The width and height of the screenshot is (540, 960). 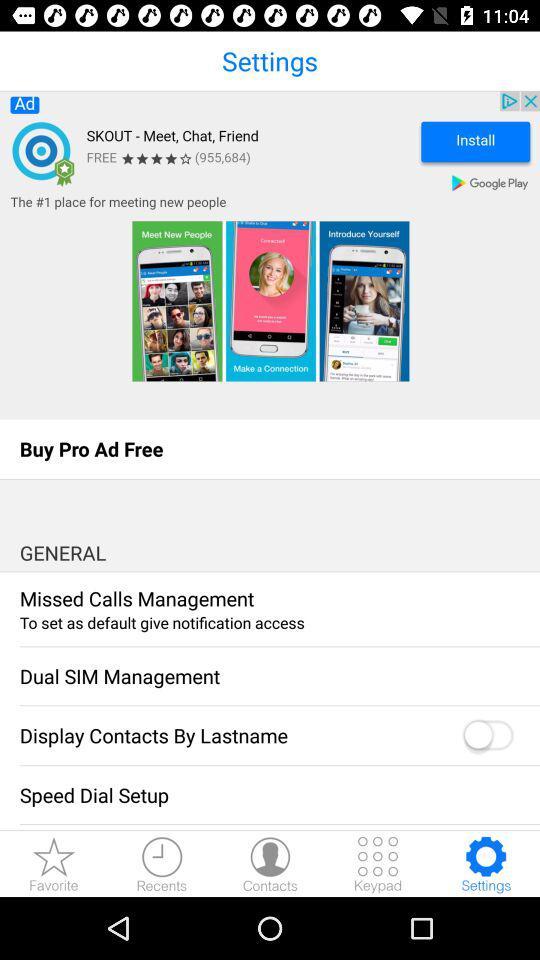 I want to click on toggle, so click(x=486, y=735).